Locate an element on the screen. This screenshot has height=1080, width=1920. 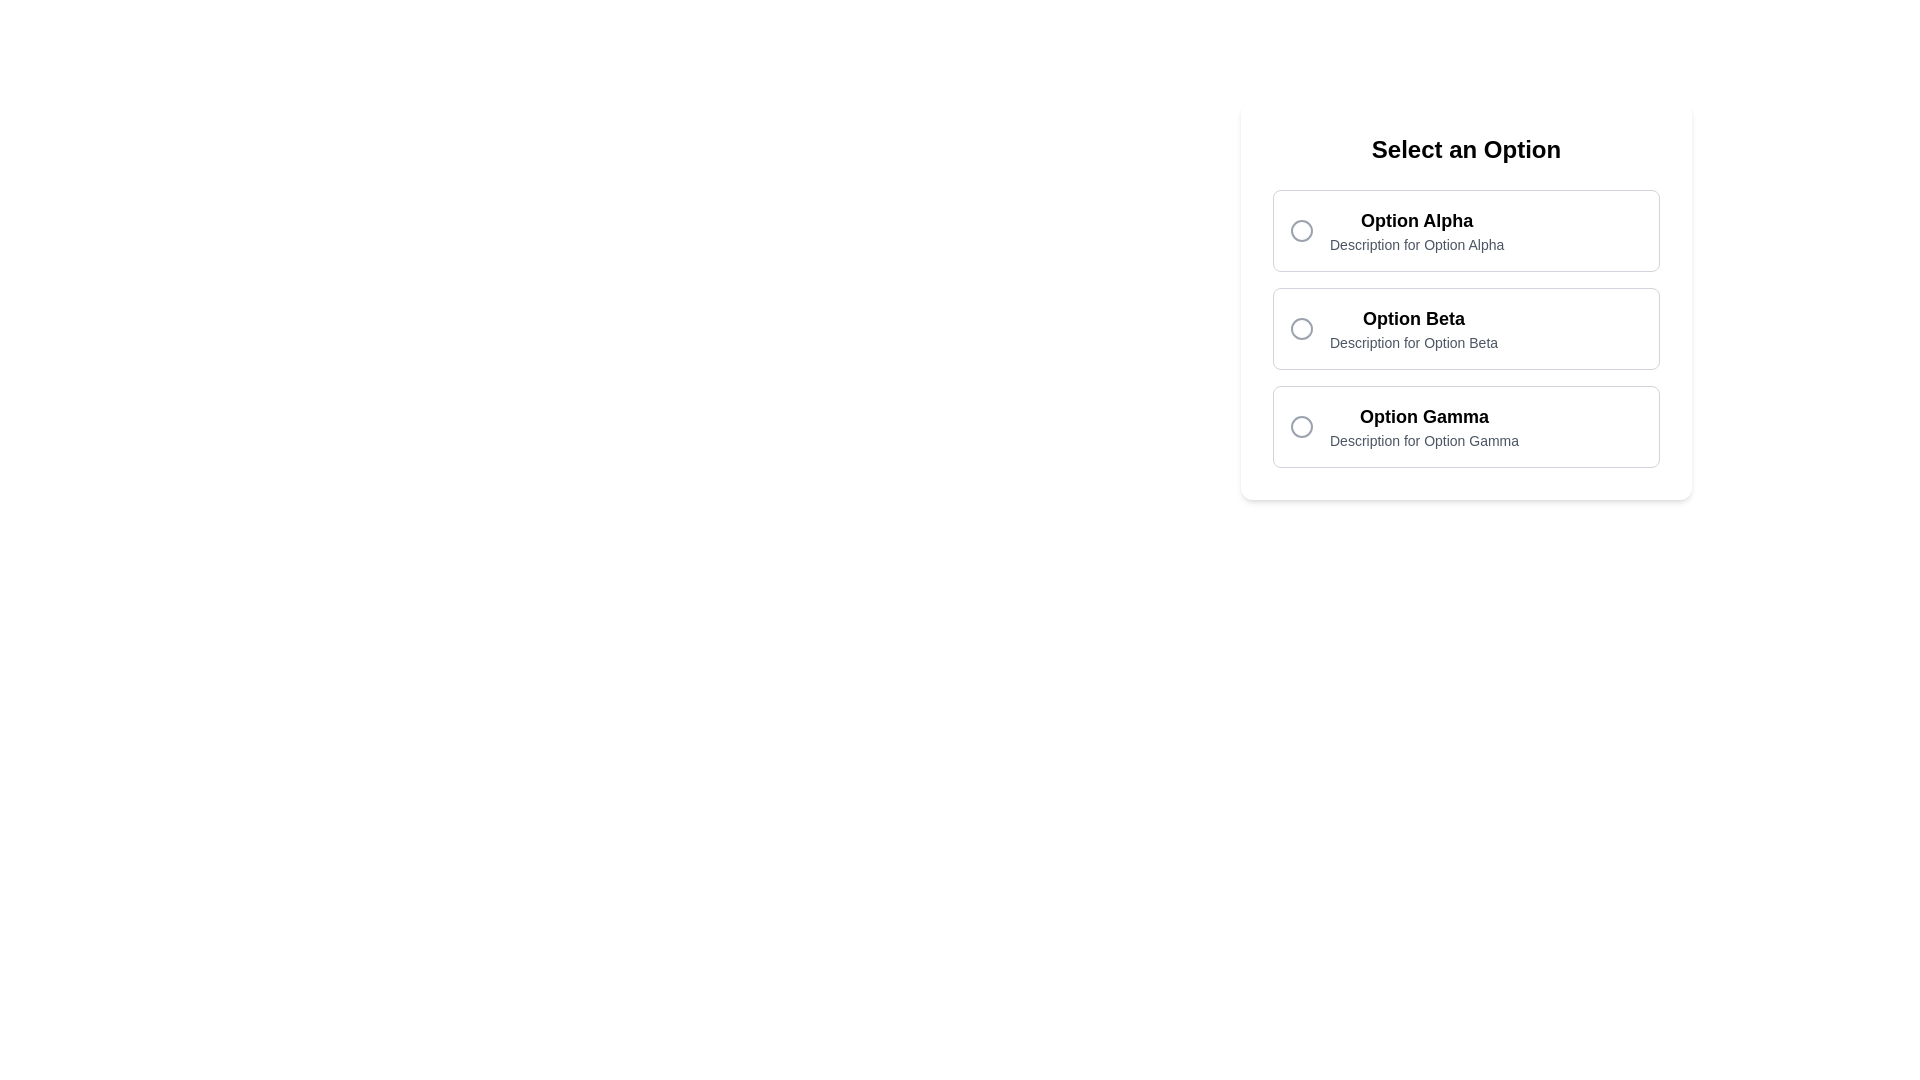
the 'Option Alpha' radio button to navigate via keyboard is located at coordinates (1466, 230).